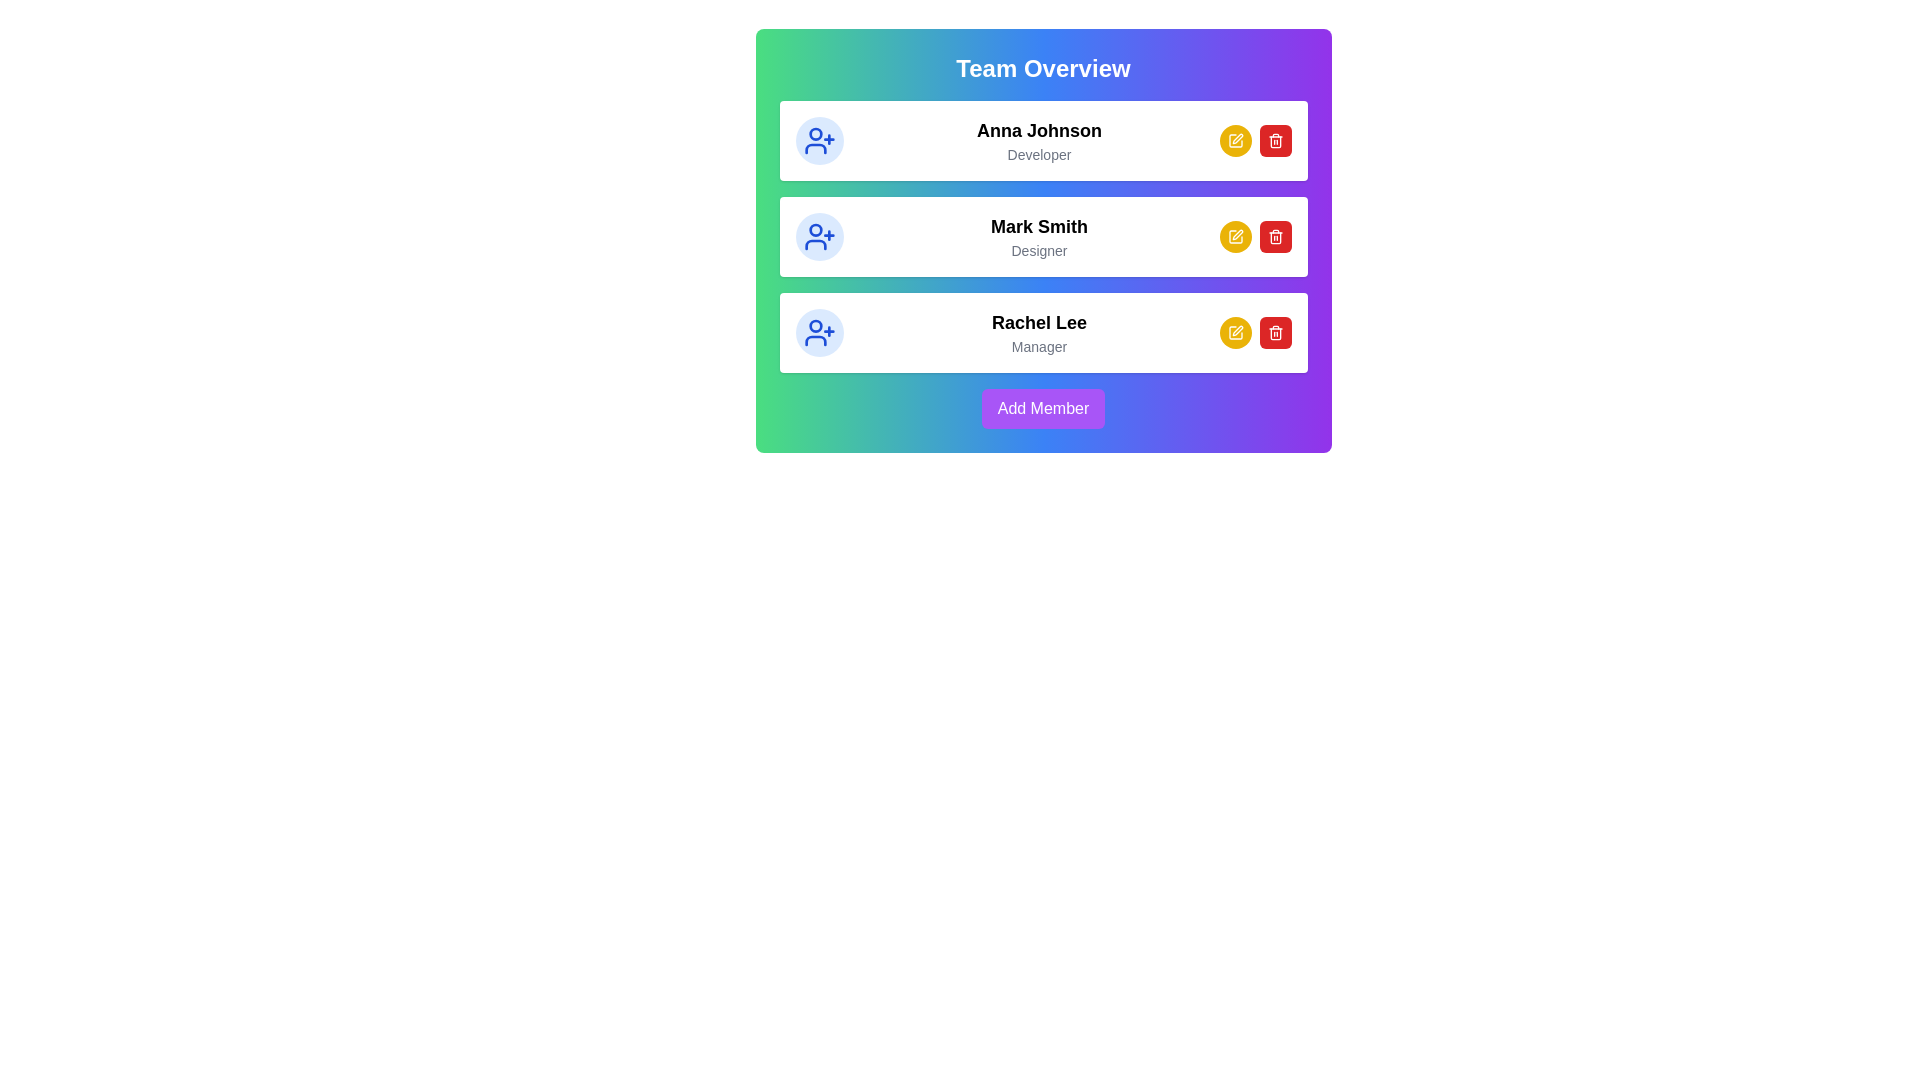 This screenshot has height=1080, width=1920. I want to click on the small SVG circle element representing the graphical part of the user-icon for the third team member, which is related to 'Rachel Lee, Manager', so click(815, 325).